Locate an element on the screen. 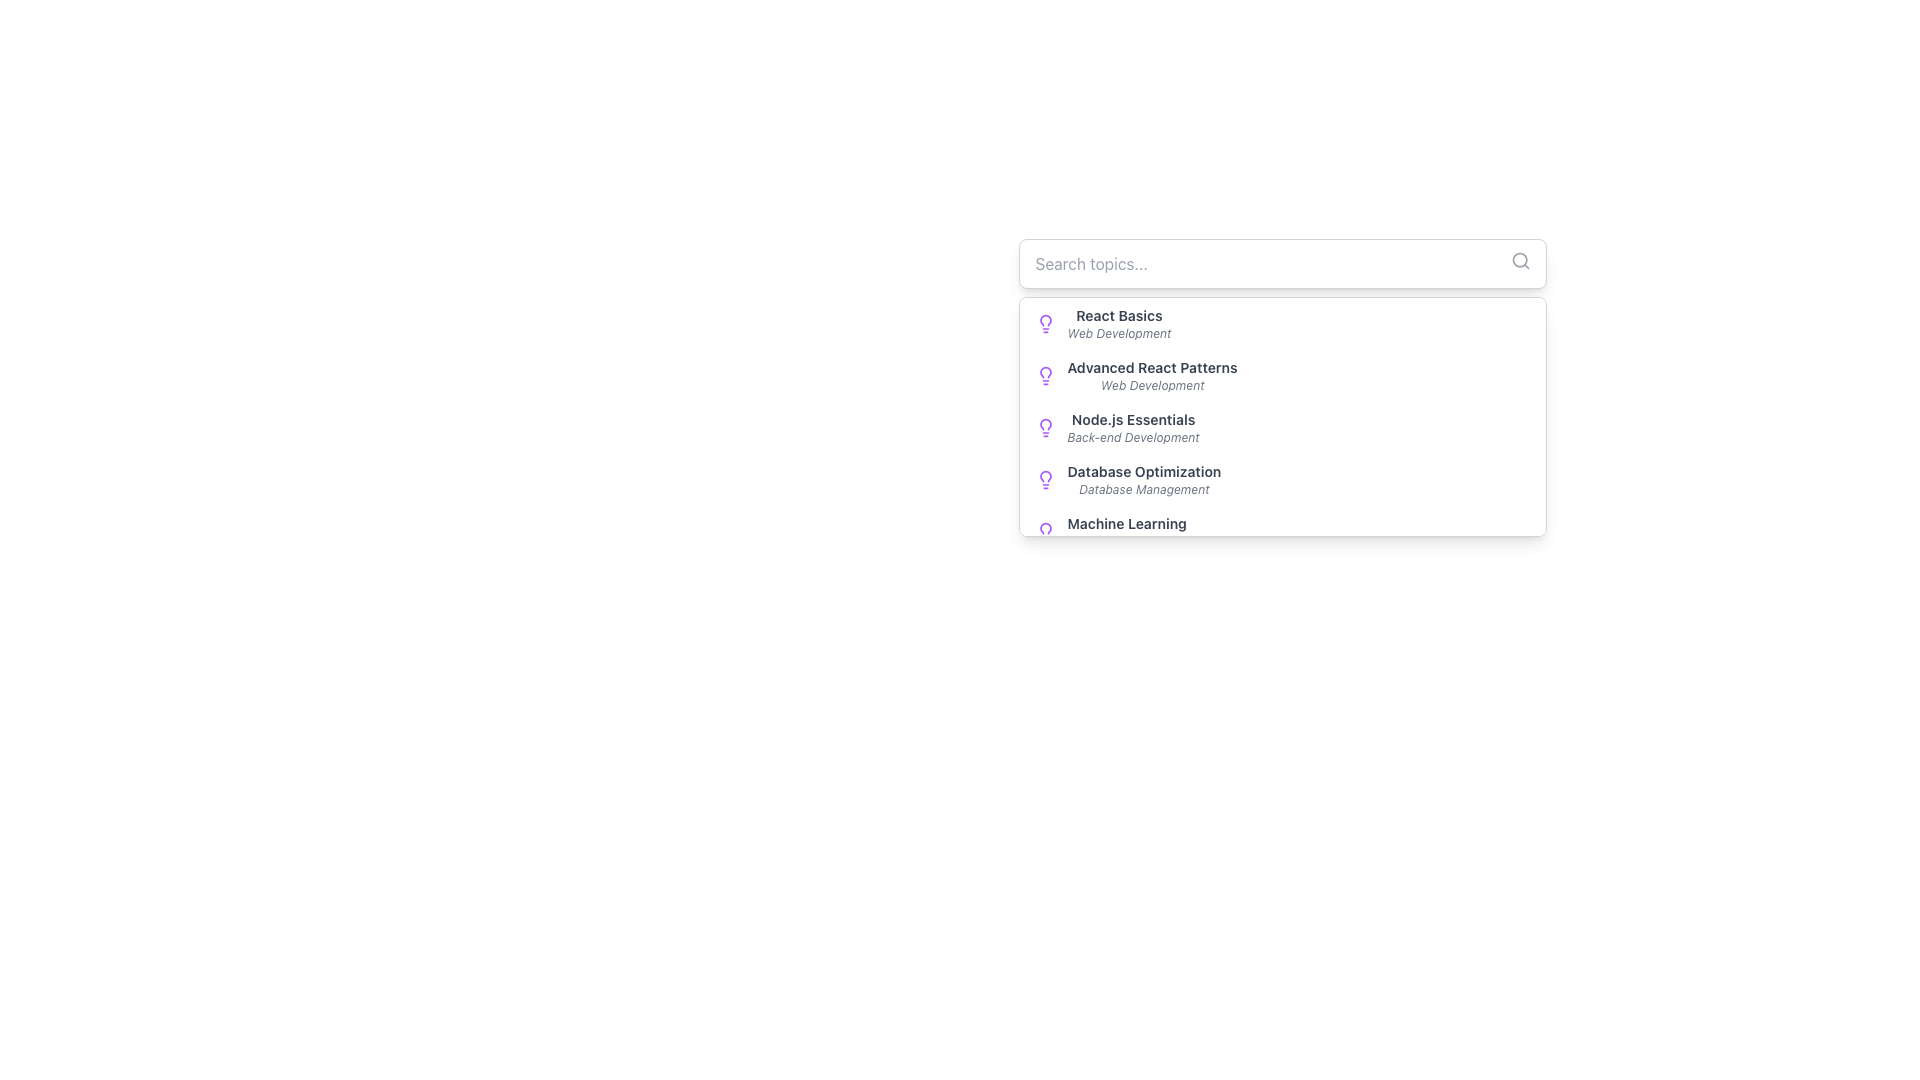 The height and width of the screenshot is (1080, 1920). the 'React Basics' labeled option within the dropdown menu is located at coordinates (1118, 323).